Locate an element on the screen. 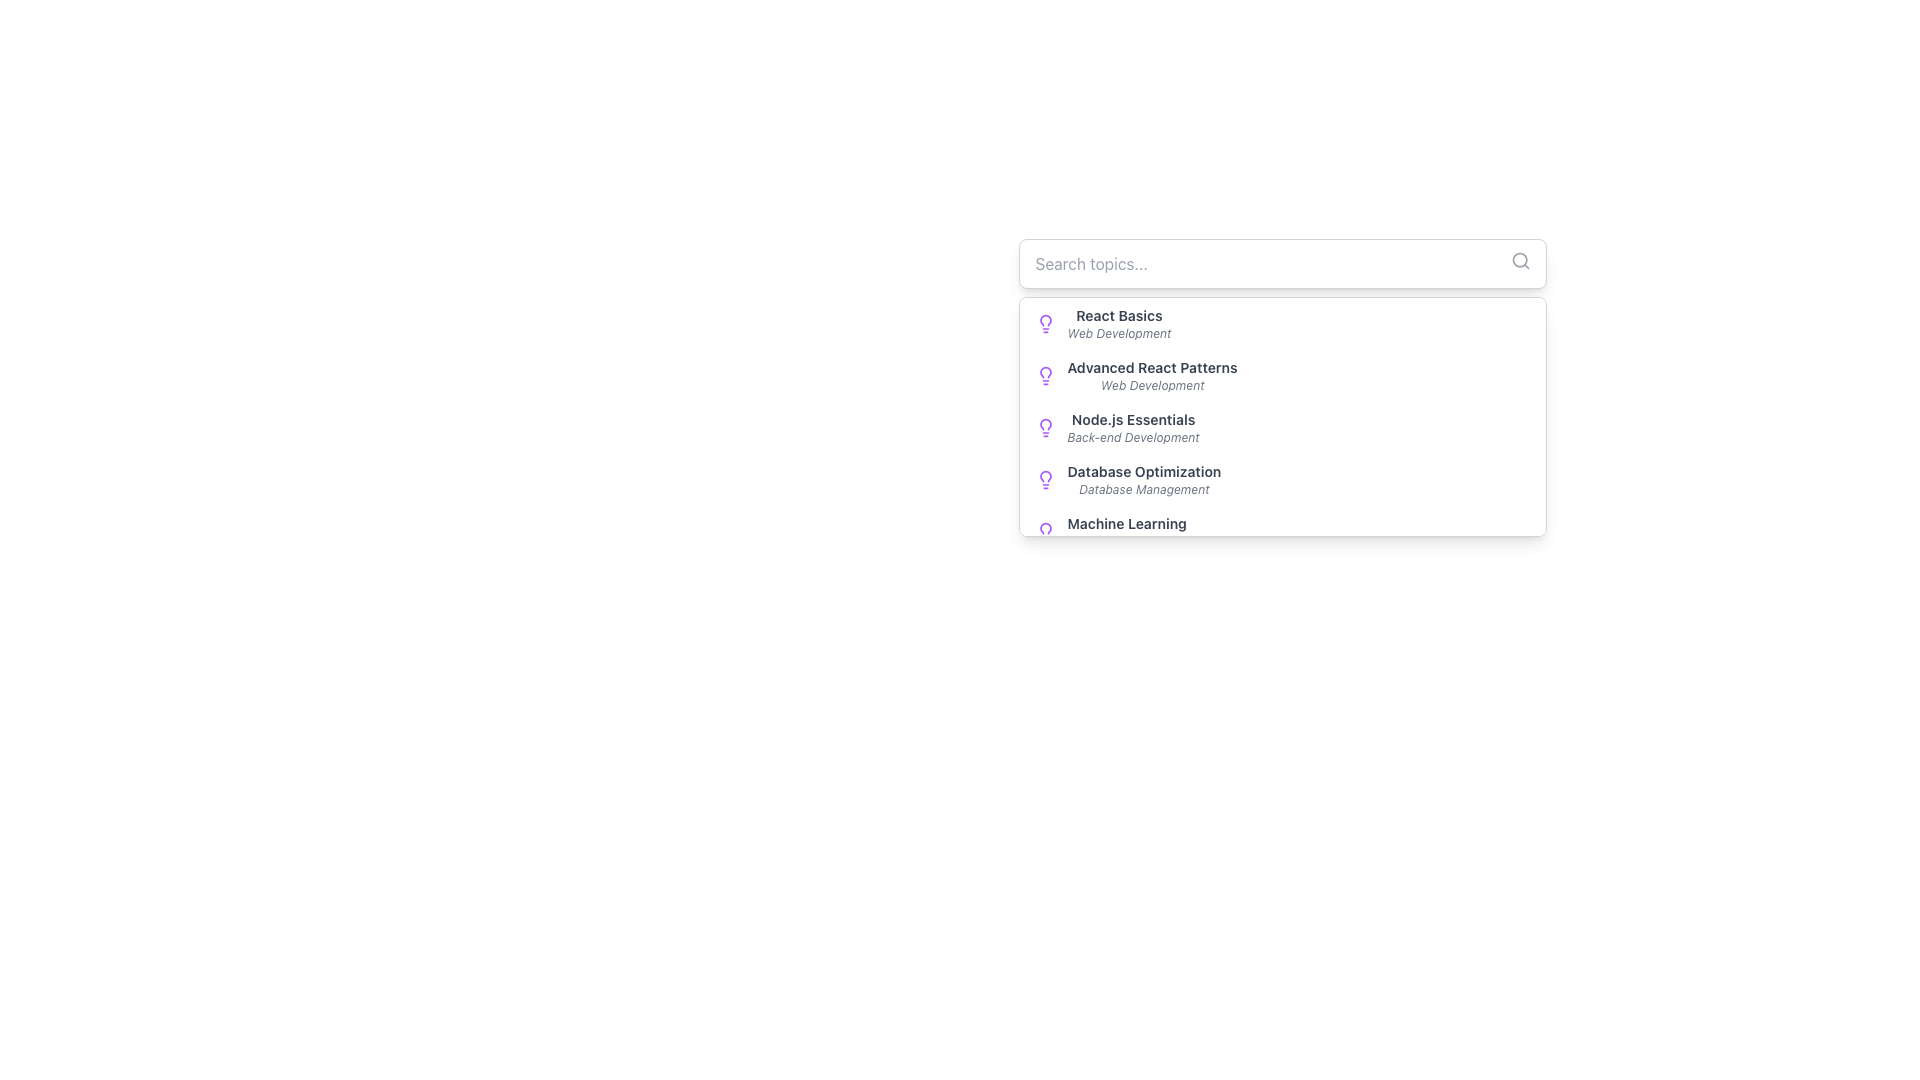 The height and width of the screenshot is (1080, 1920). the 'React Basics' labeled option within the dropdown menu is located at coordinates (1118, 323).